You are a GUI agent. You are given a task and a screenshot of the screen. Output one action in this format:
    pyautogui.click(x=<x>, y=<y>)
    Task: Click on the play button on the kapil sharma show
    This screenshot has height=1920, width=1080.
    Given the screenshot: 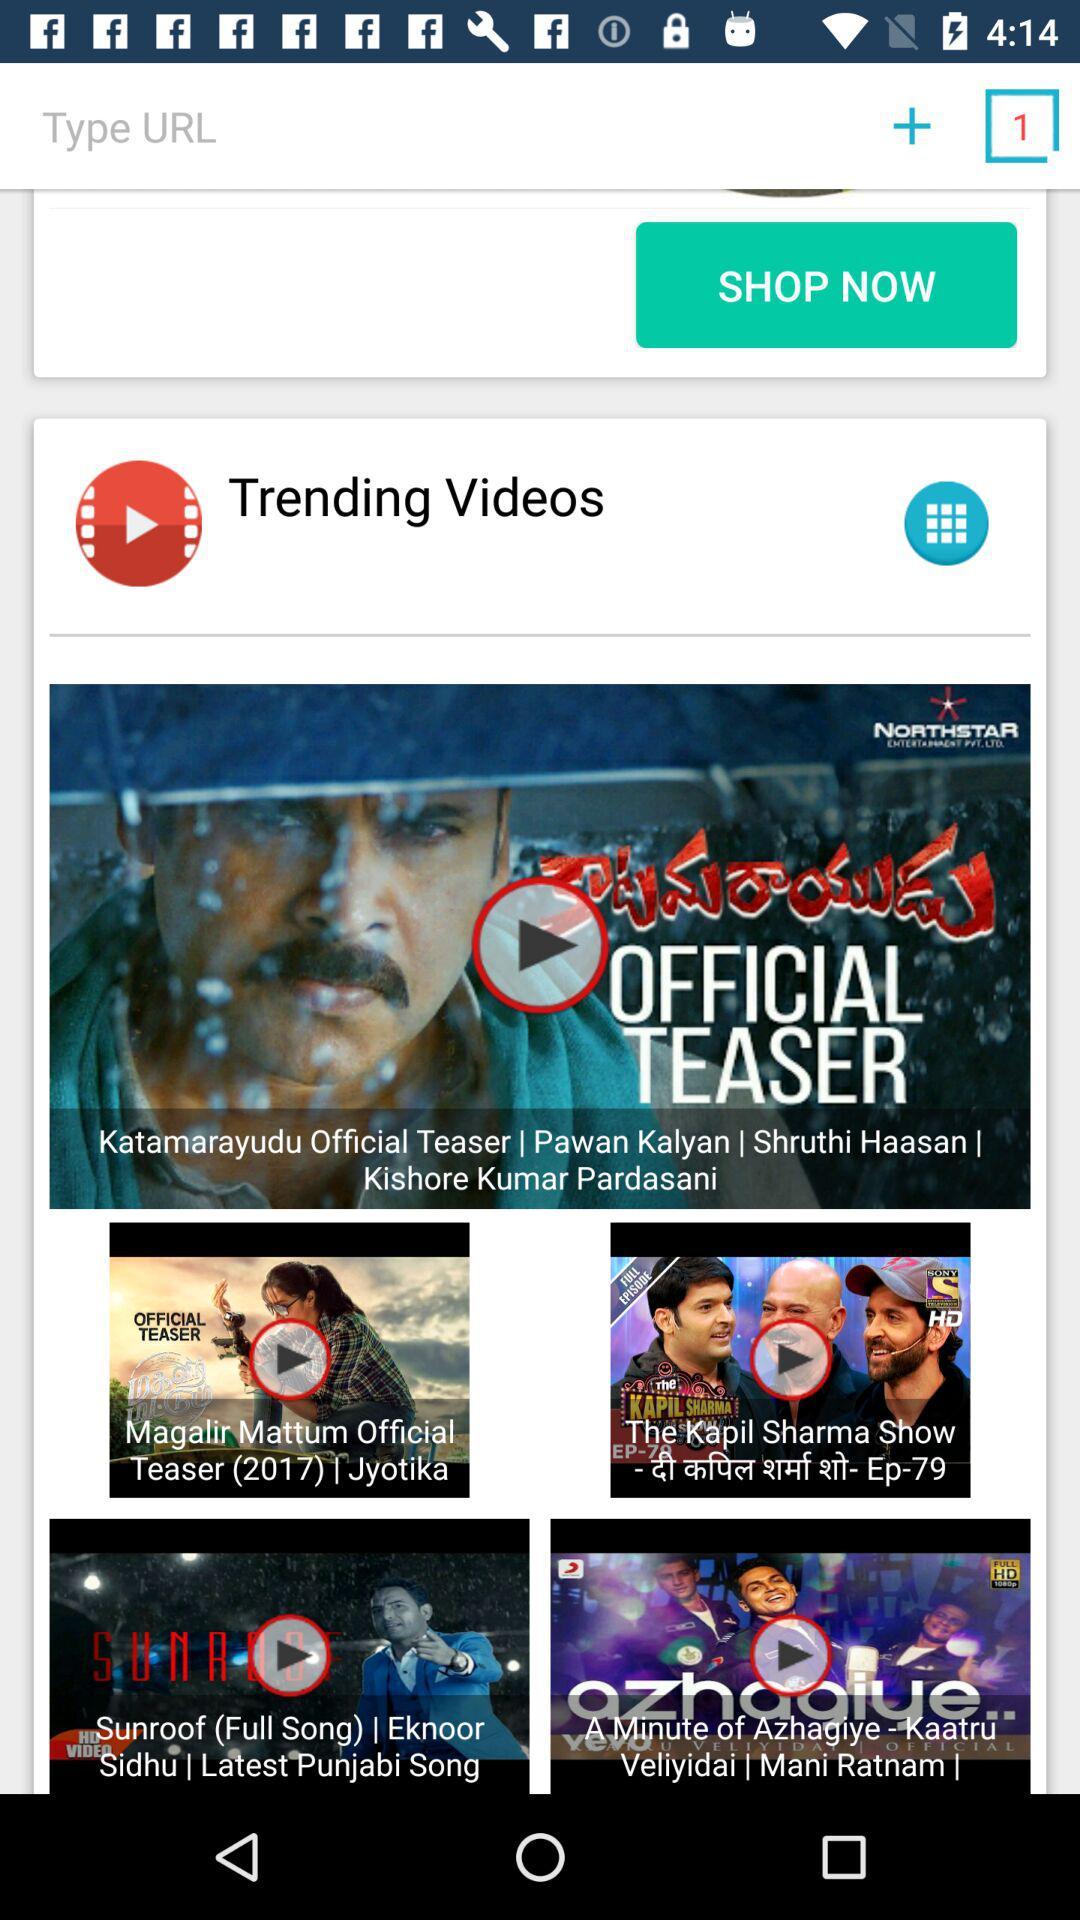 What is the action you would take?
    pyautogui.click(x=789, y=1359)
    